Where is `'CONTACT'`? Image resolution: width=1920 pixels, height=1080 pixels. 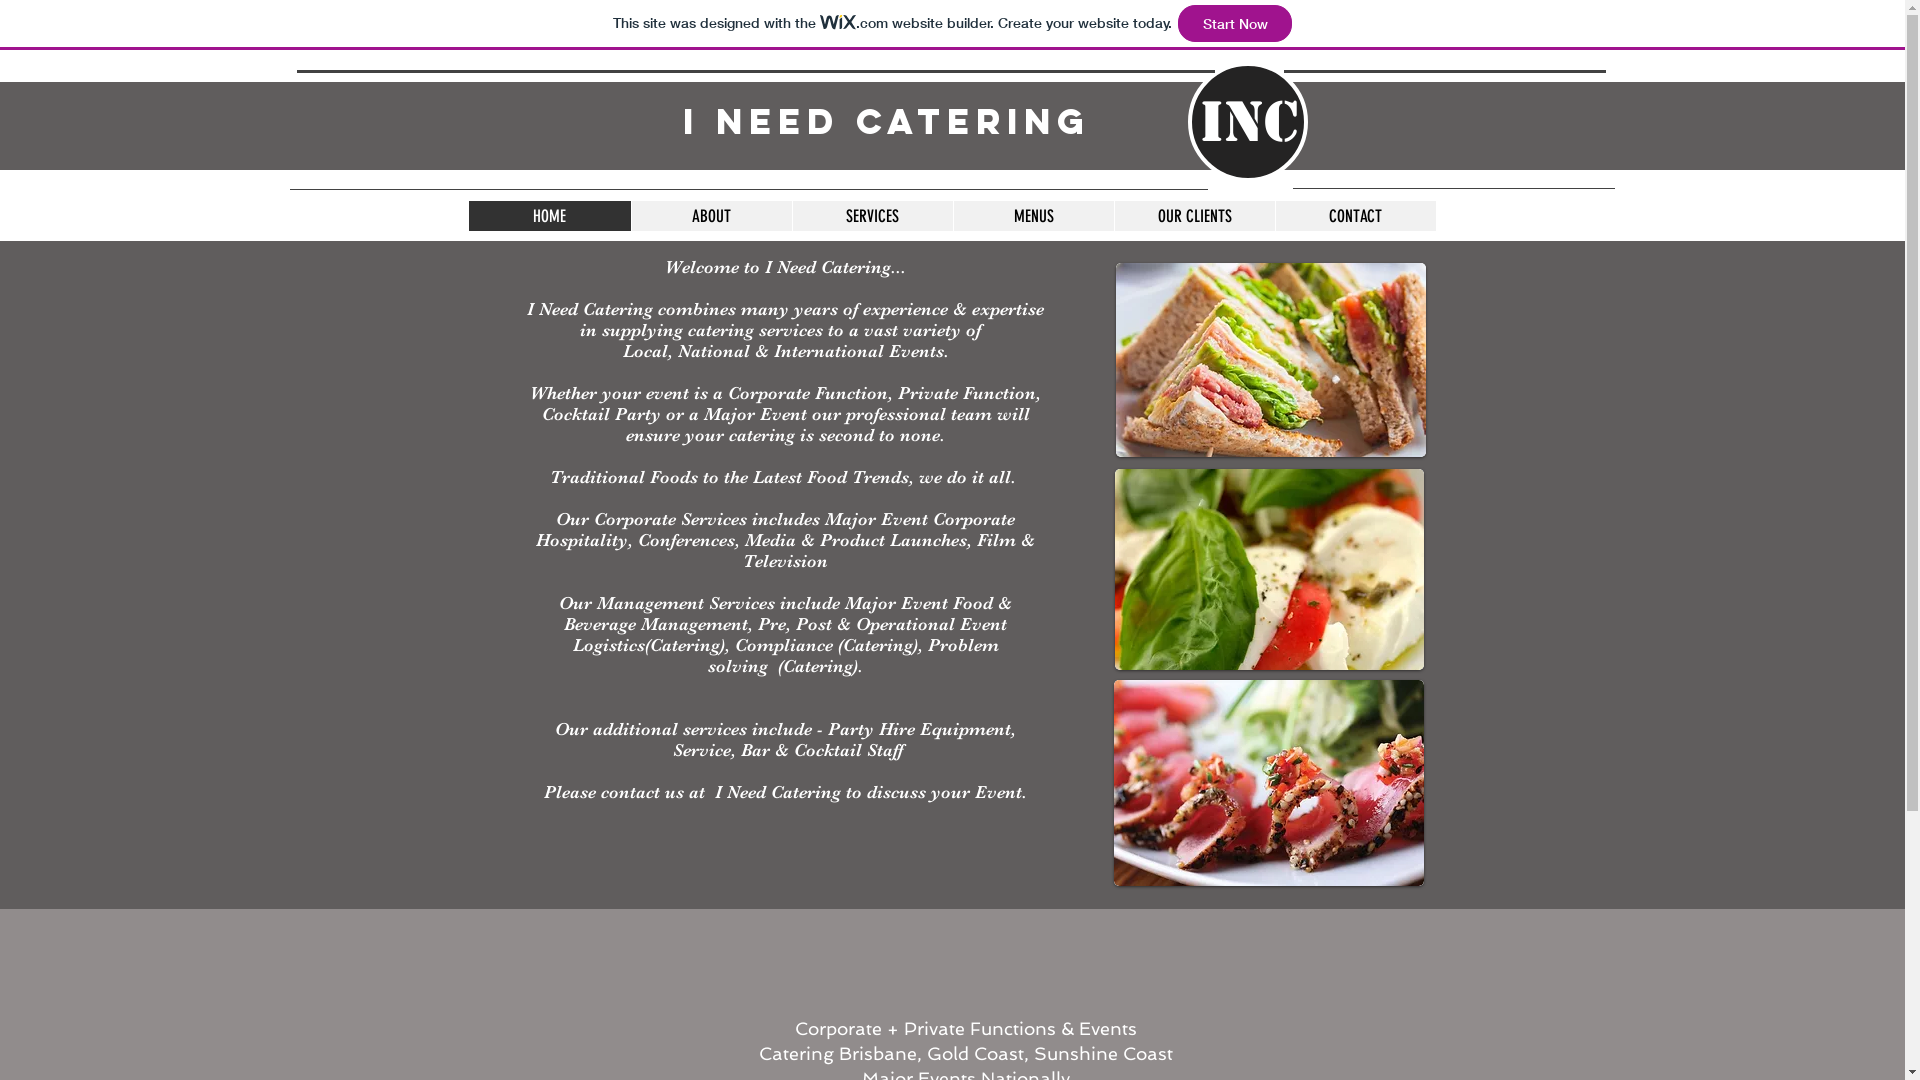 'CONTACT' is located at coordinates (1272, 216).